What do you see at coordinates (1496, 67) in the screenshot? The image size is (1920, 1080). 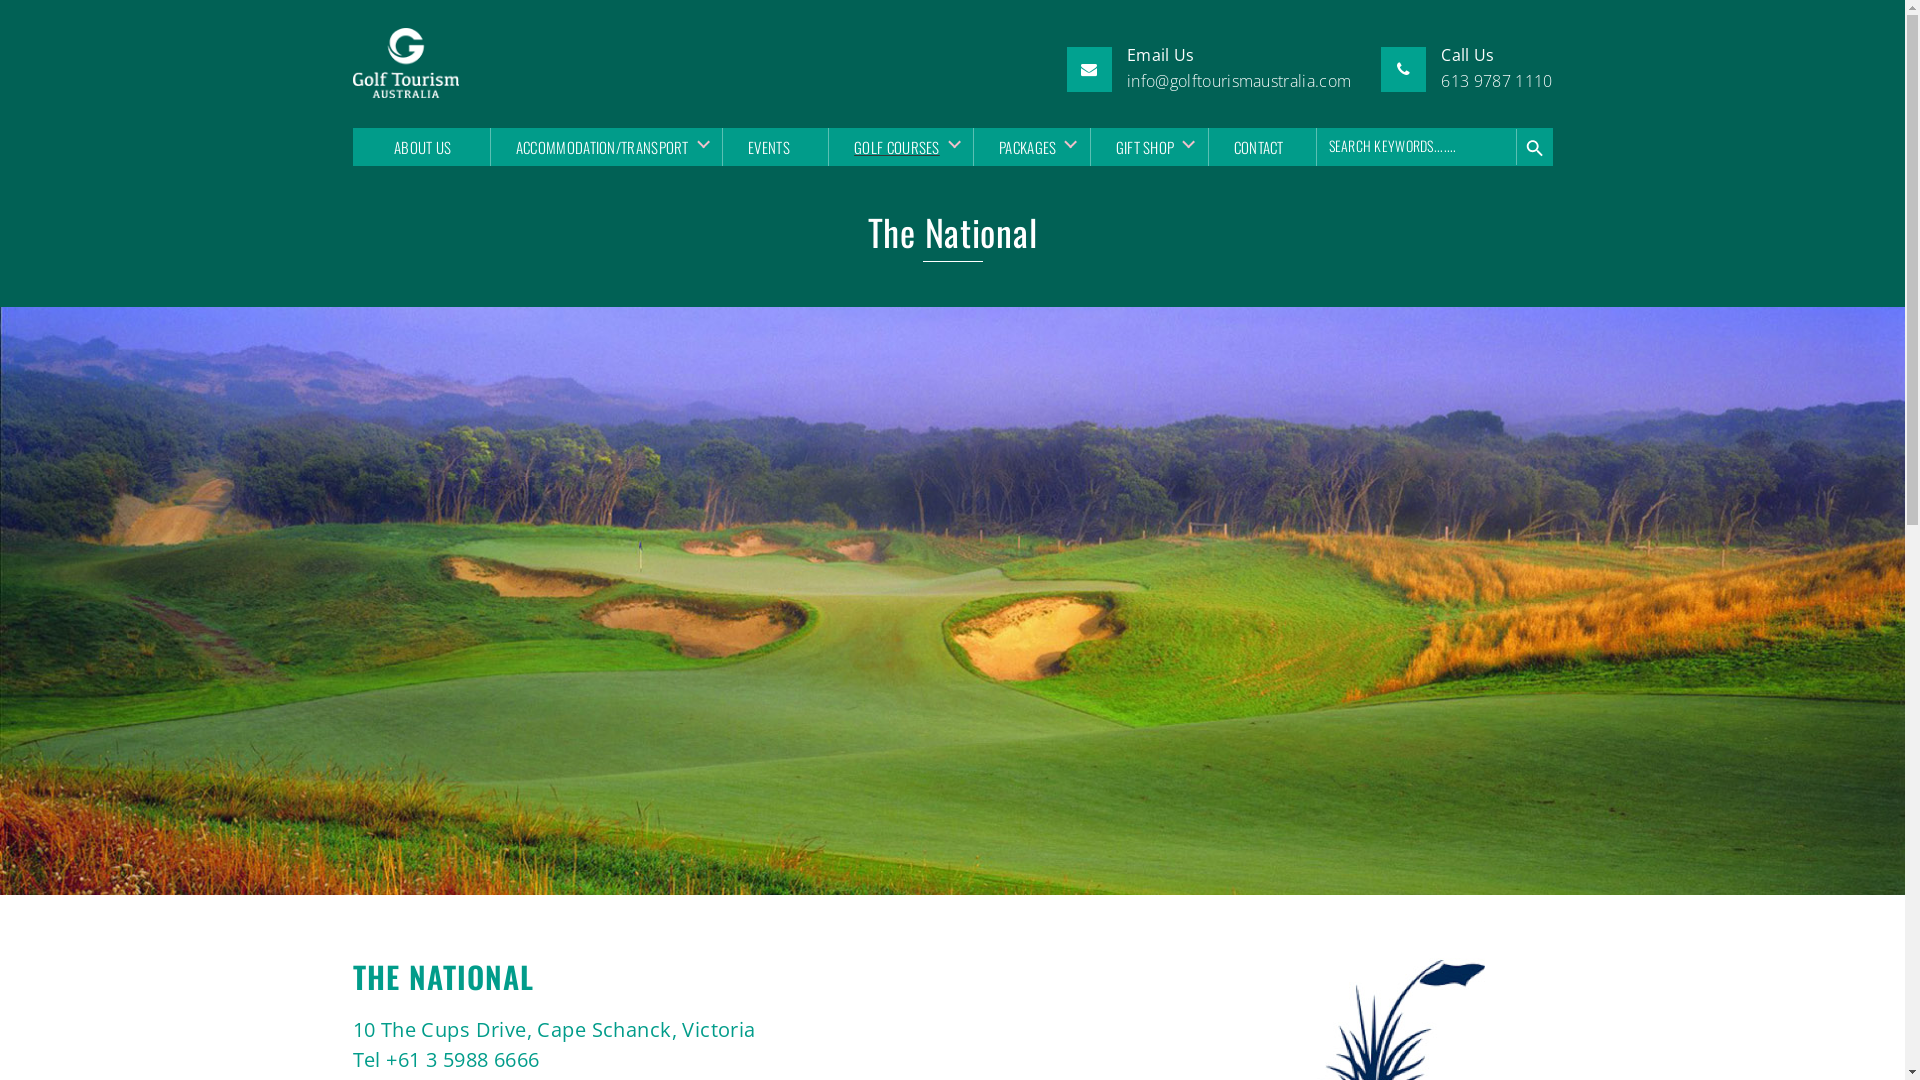 I see `'Call Us` at bounding box center [1496, 67].